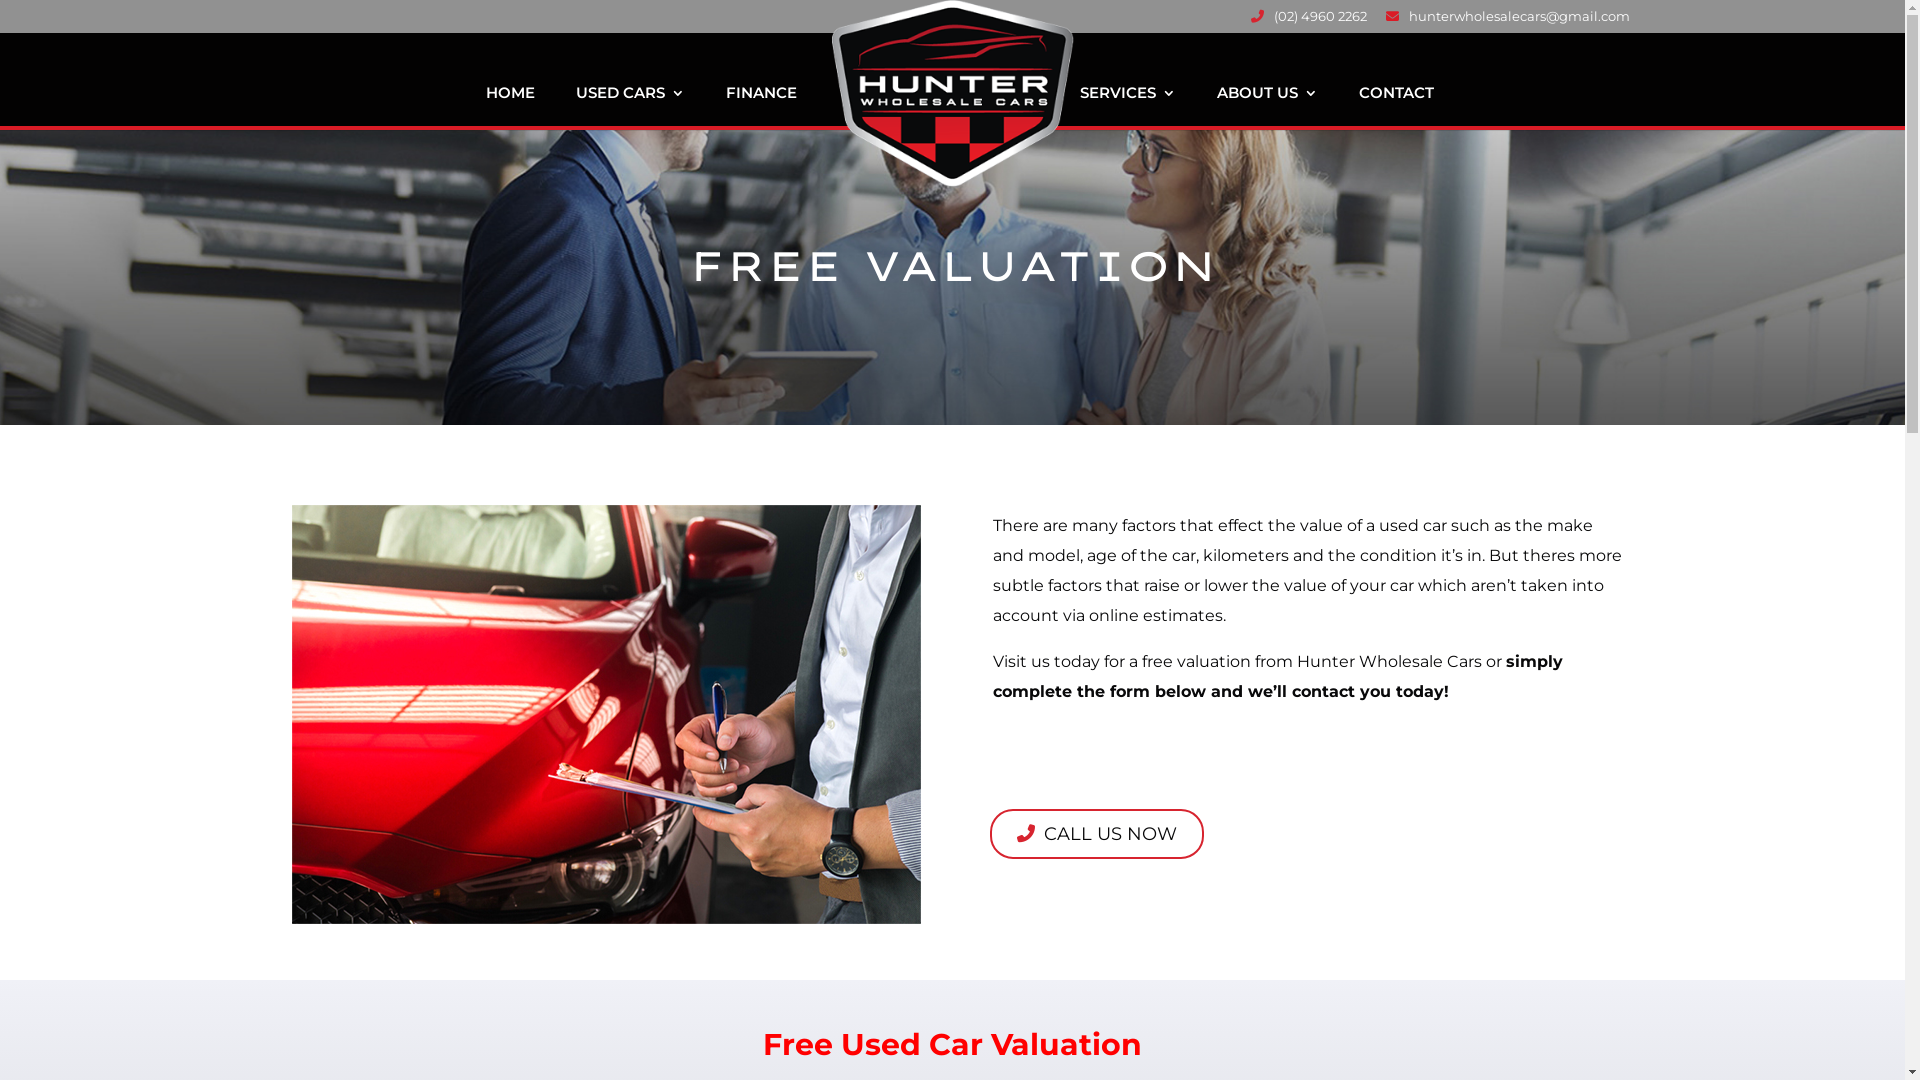  I want to click on 'USED CARS', so click(575, 108).